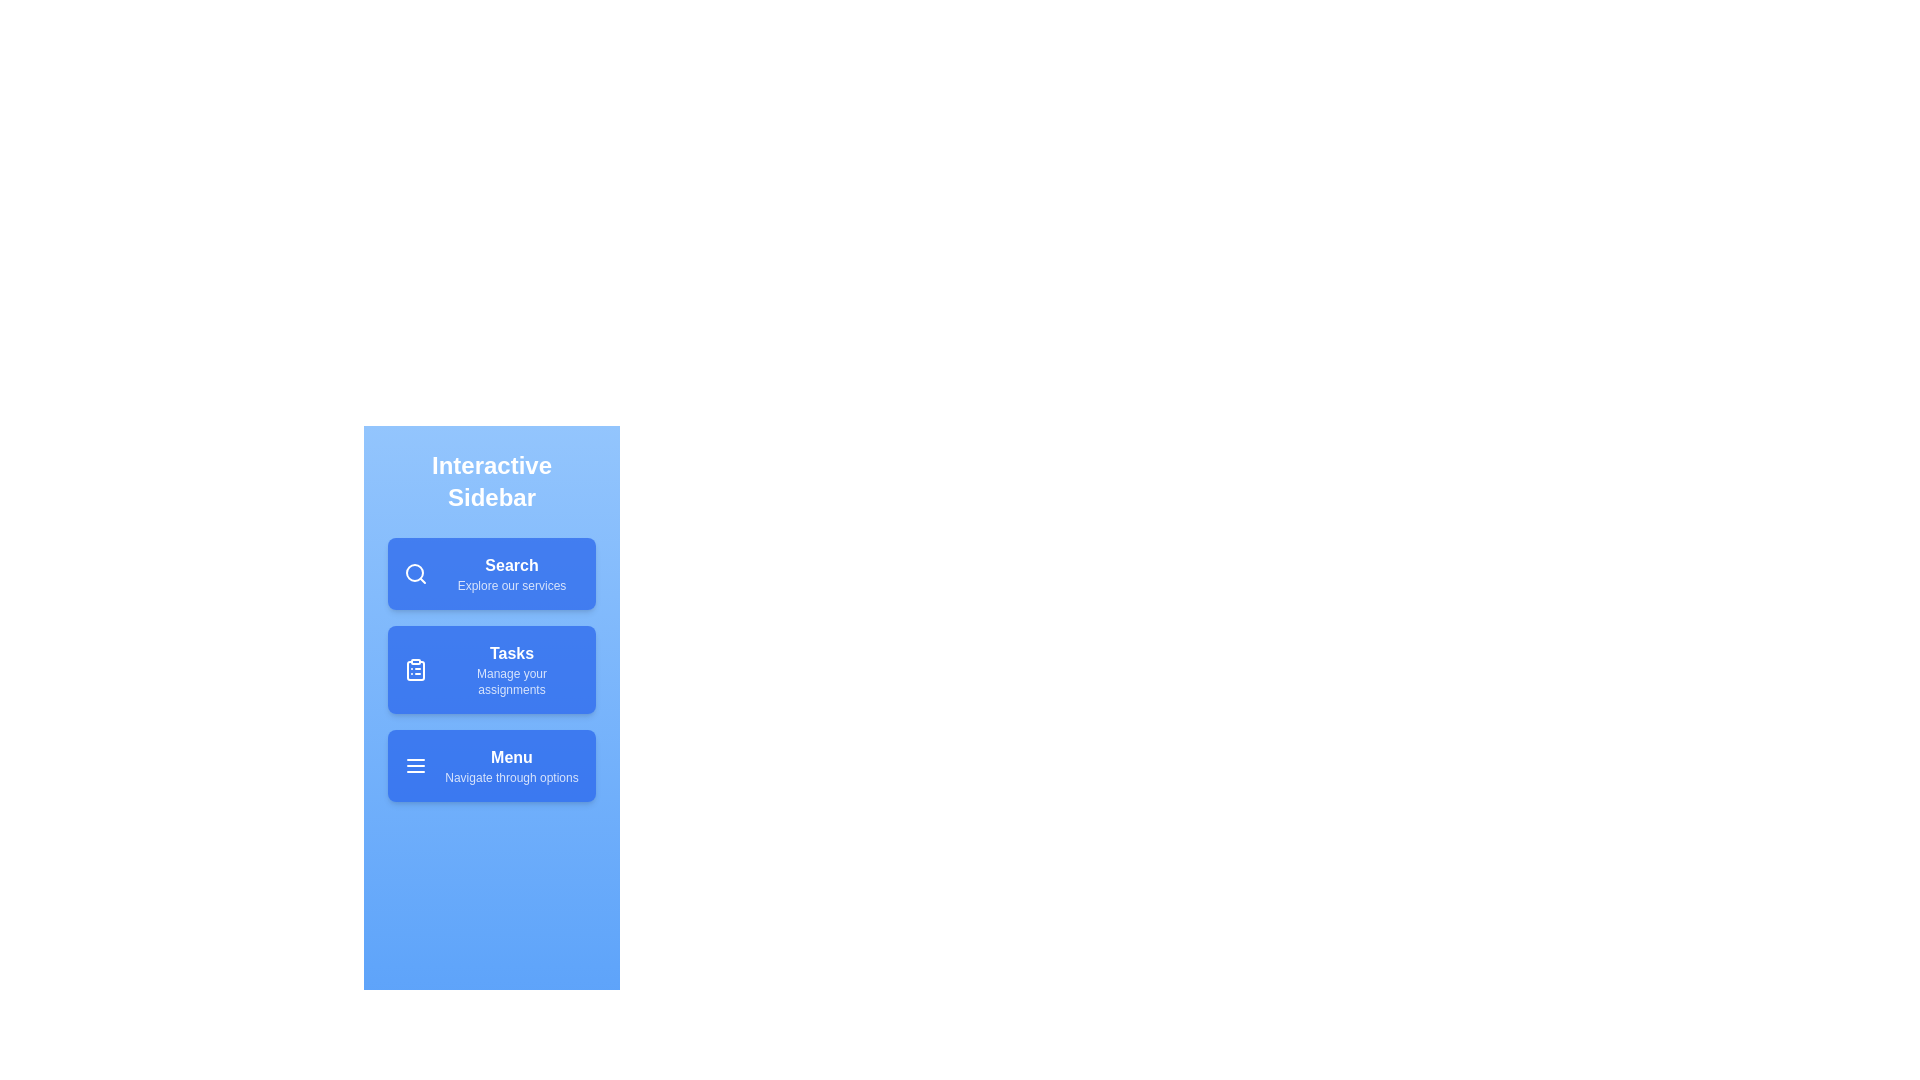  Describe the element at coordinates (415, 765) in the screenshot. I see `the icon of the menu item Menu` at that location.